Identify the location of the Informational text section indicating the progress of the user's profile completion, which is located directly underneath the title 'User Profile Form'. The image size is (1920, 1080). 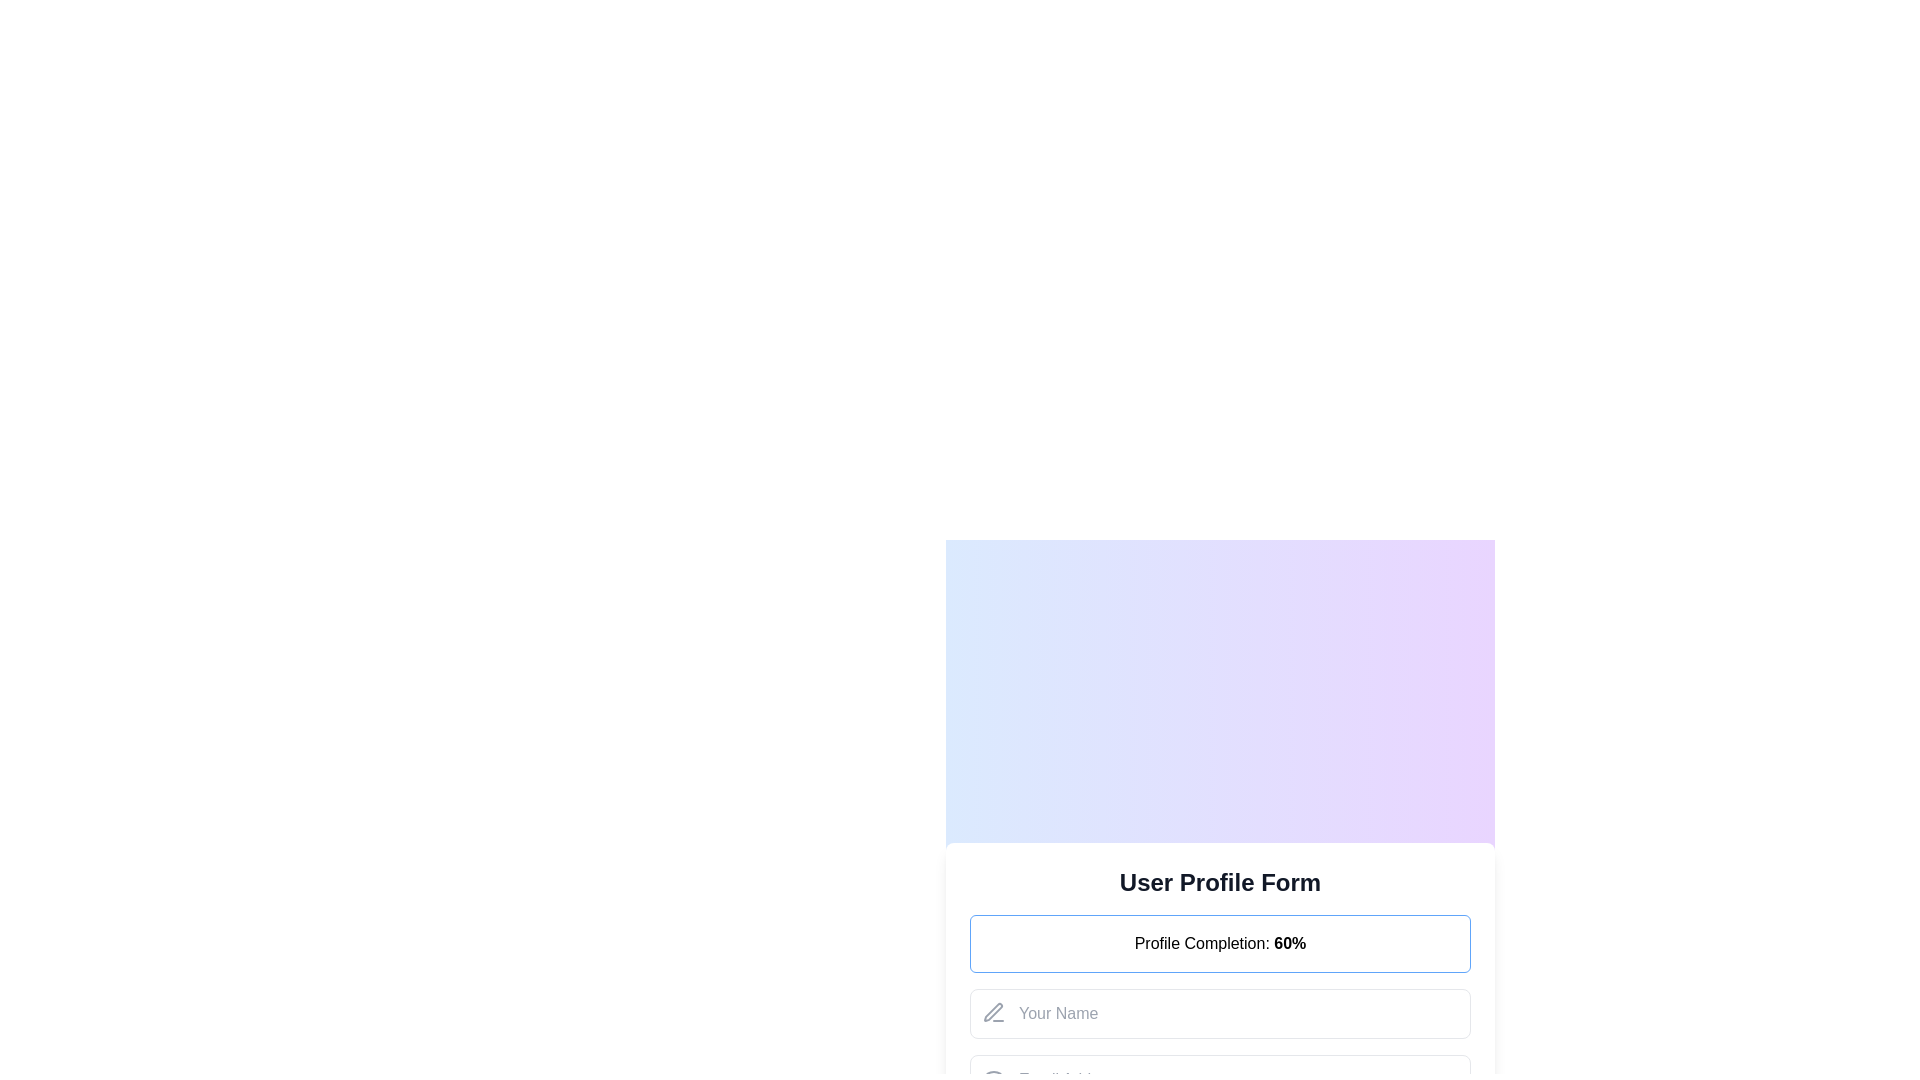
(1219, 943).